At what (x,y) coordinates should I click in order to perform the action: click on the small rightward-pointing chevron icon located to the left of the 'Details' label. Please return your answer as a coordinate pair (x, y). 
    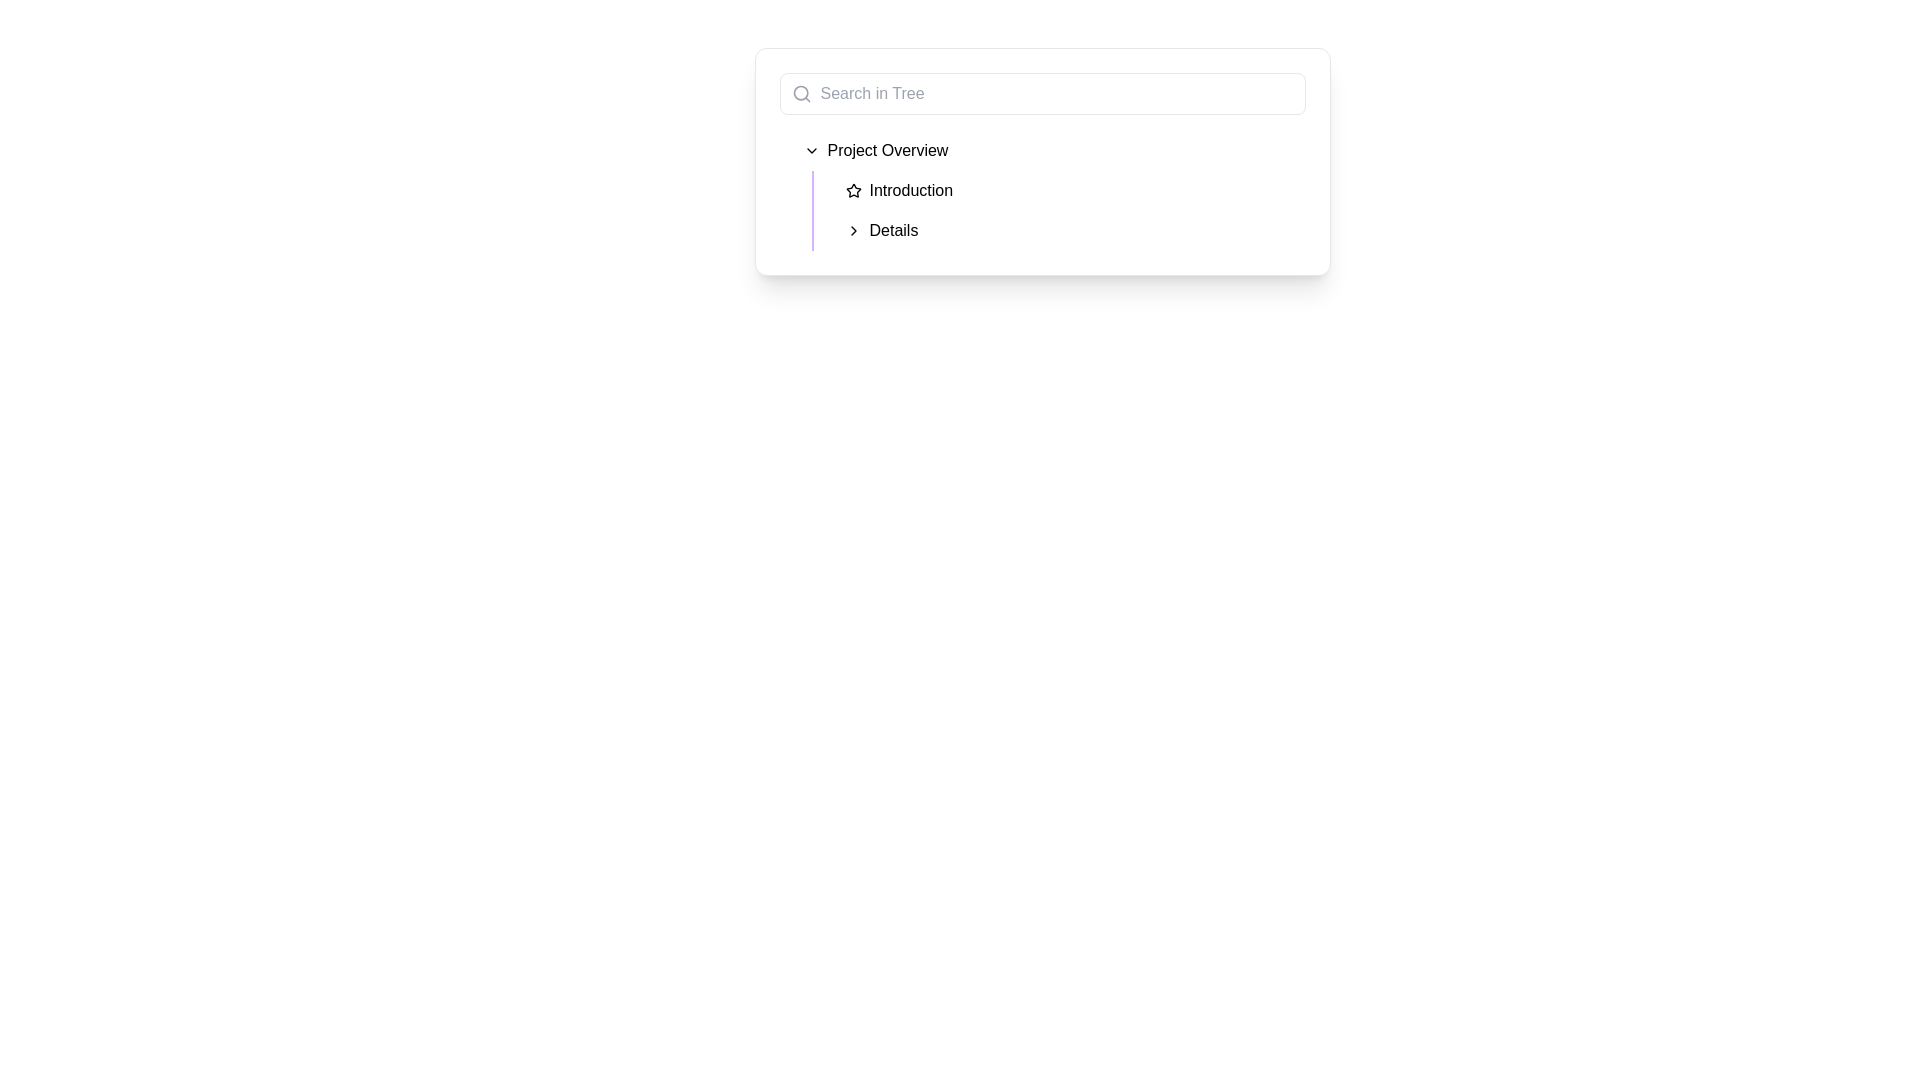
    Looking at the image, I should click on (853, 230).